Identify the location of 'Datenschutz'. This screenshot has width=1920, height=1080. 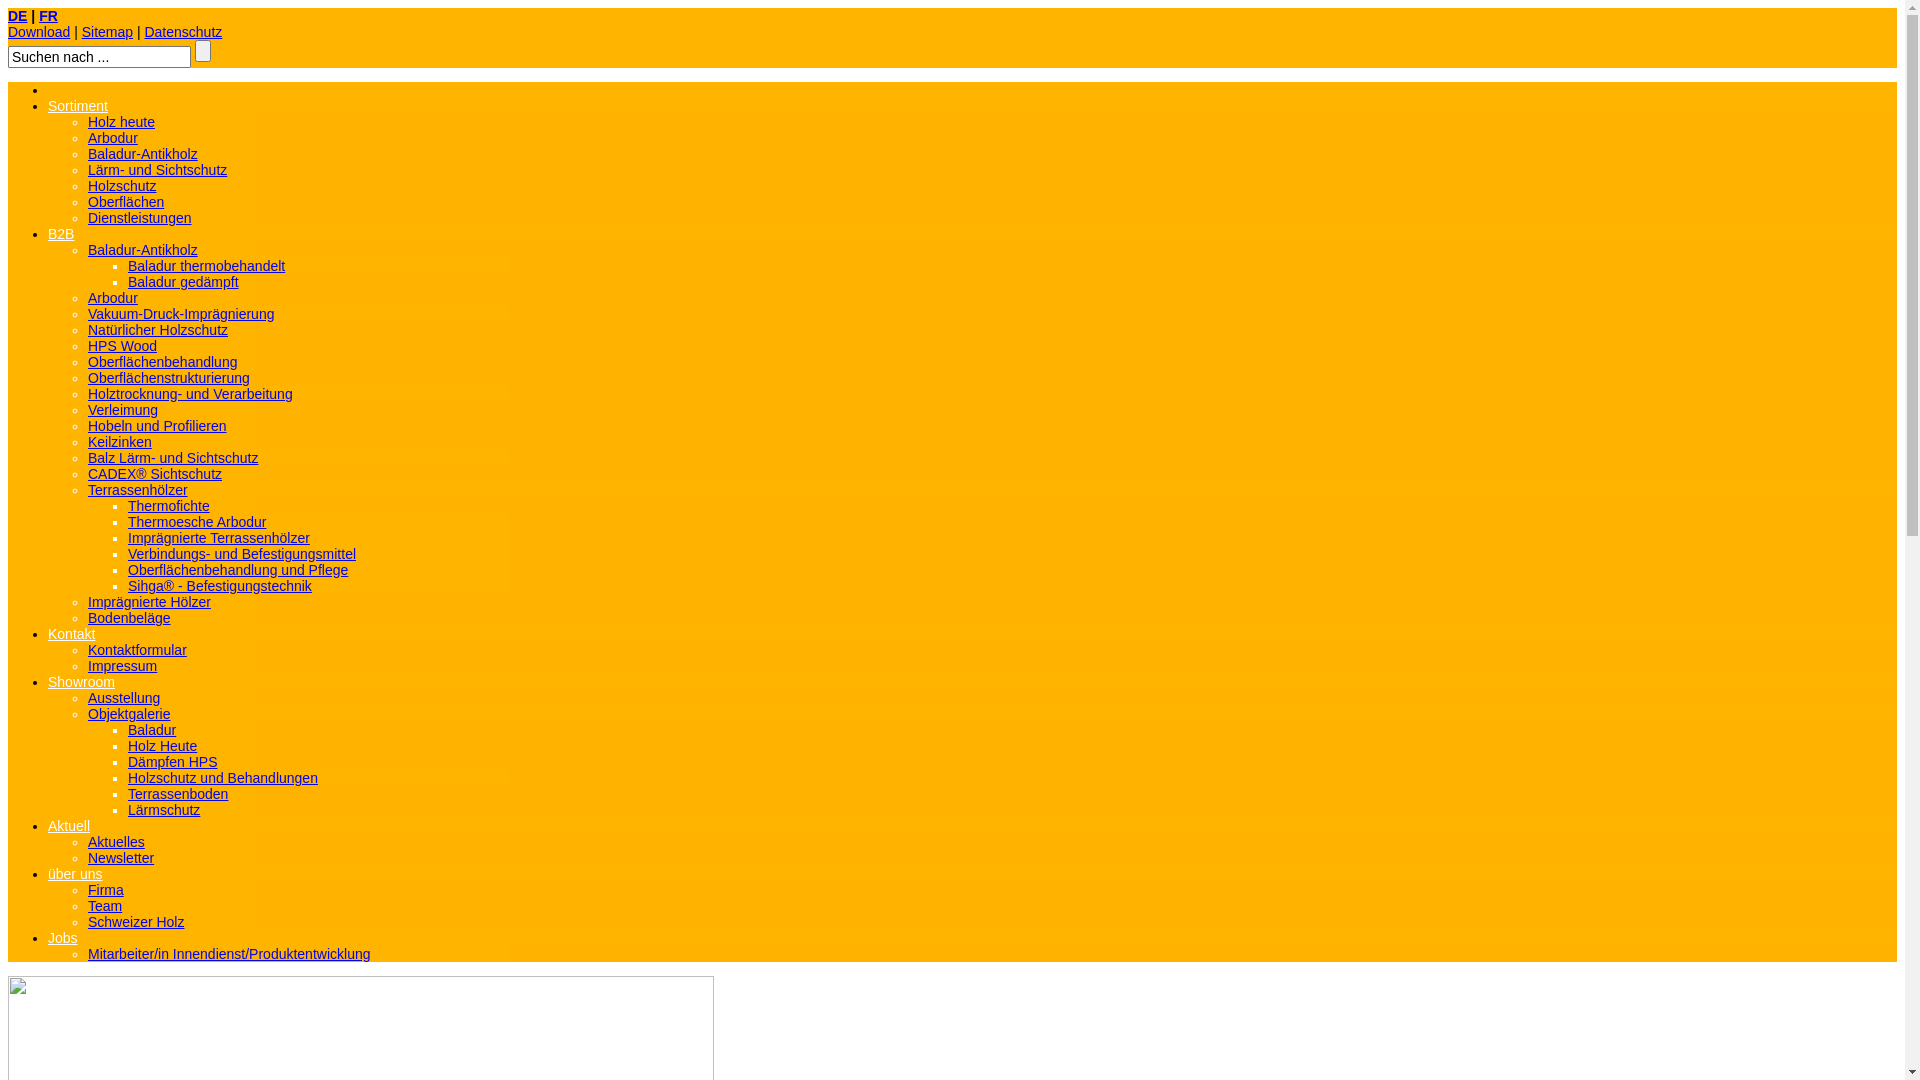
(182, 31).